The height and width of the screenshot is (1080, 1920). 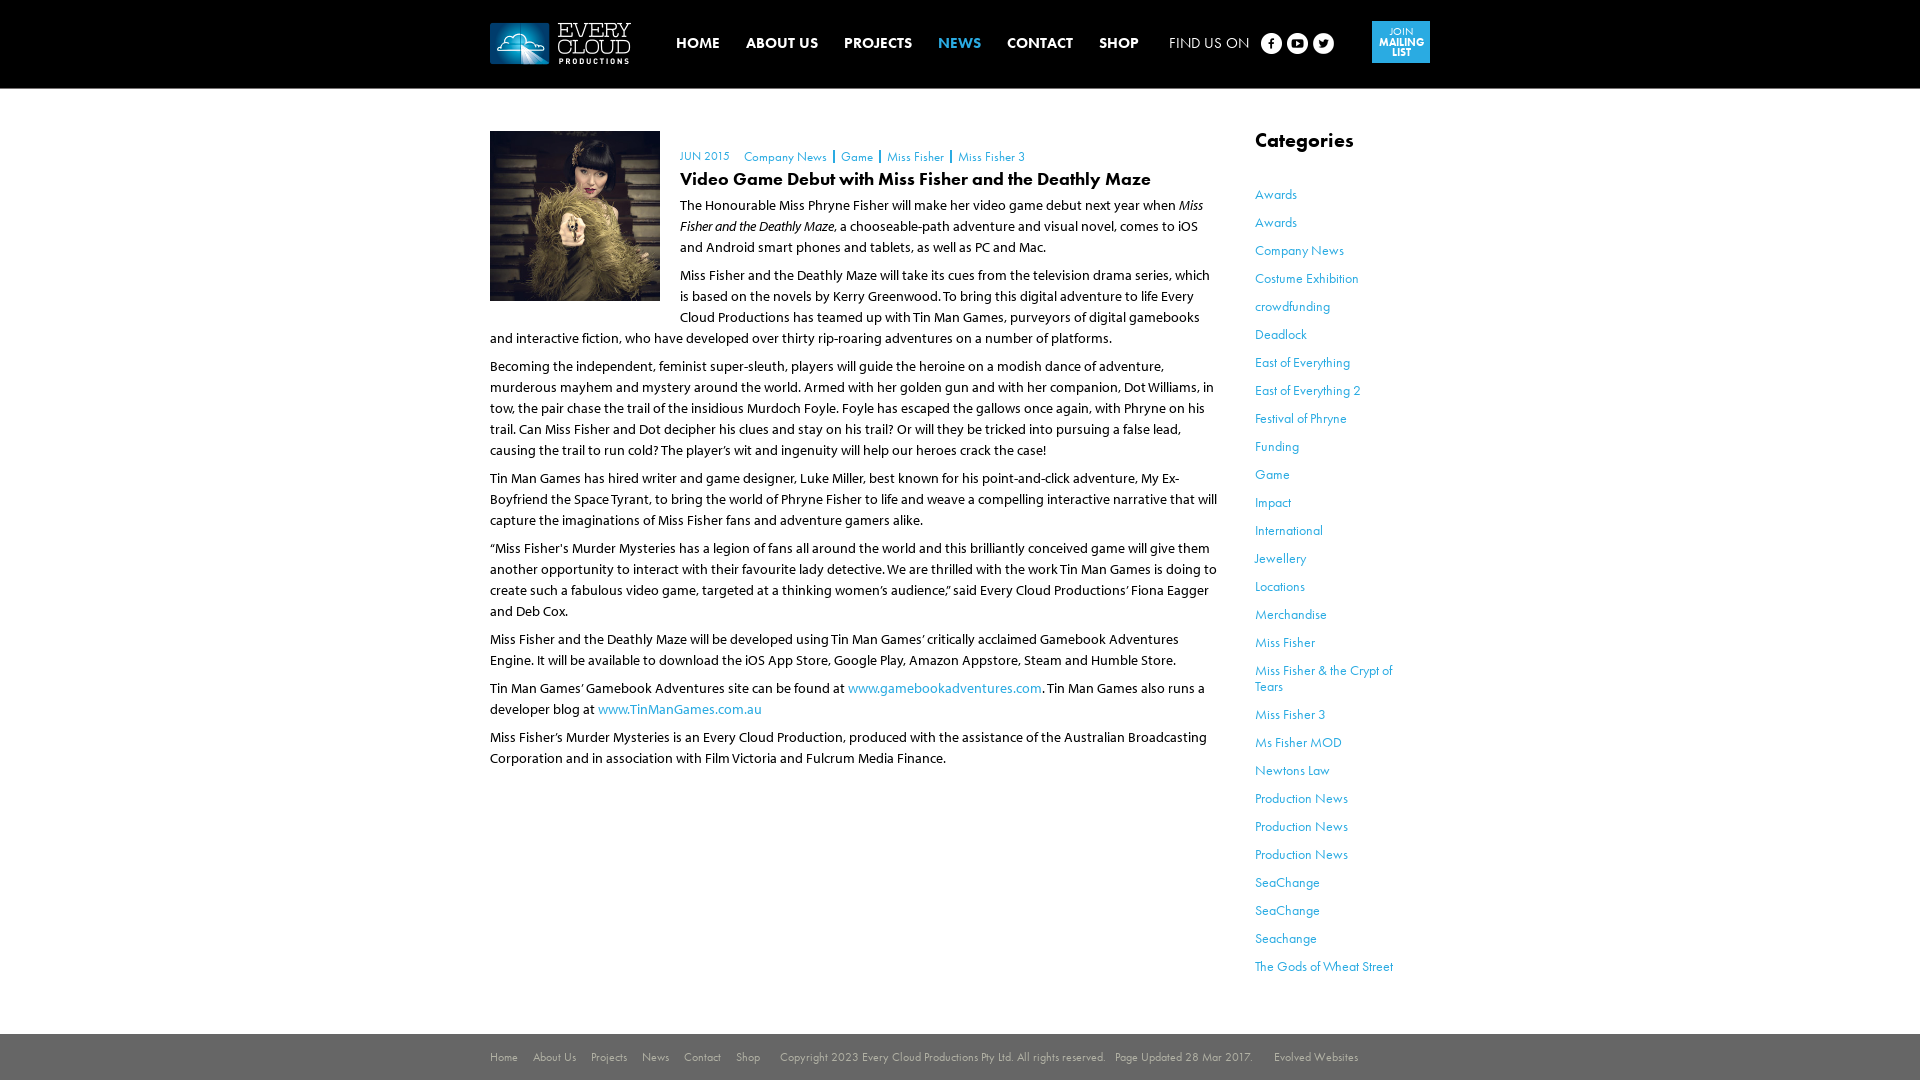 I want to click on 'Miss Fisher 3', so click(x=1253, y=712).